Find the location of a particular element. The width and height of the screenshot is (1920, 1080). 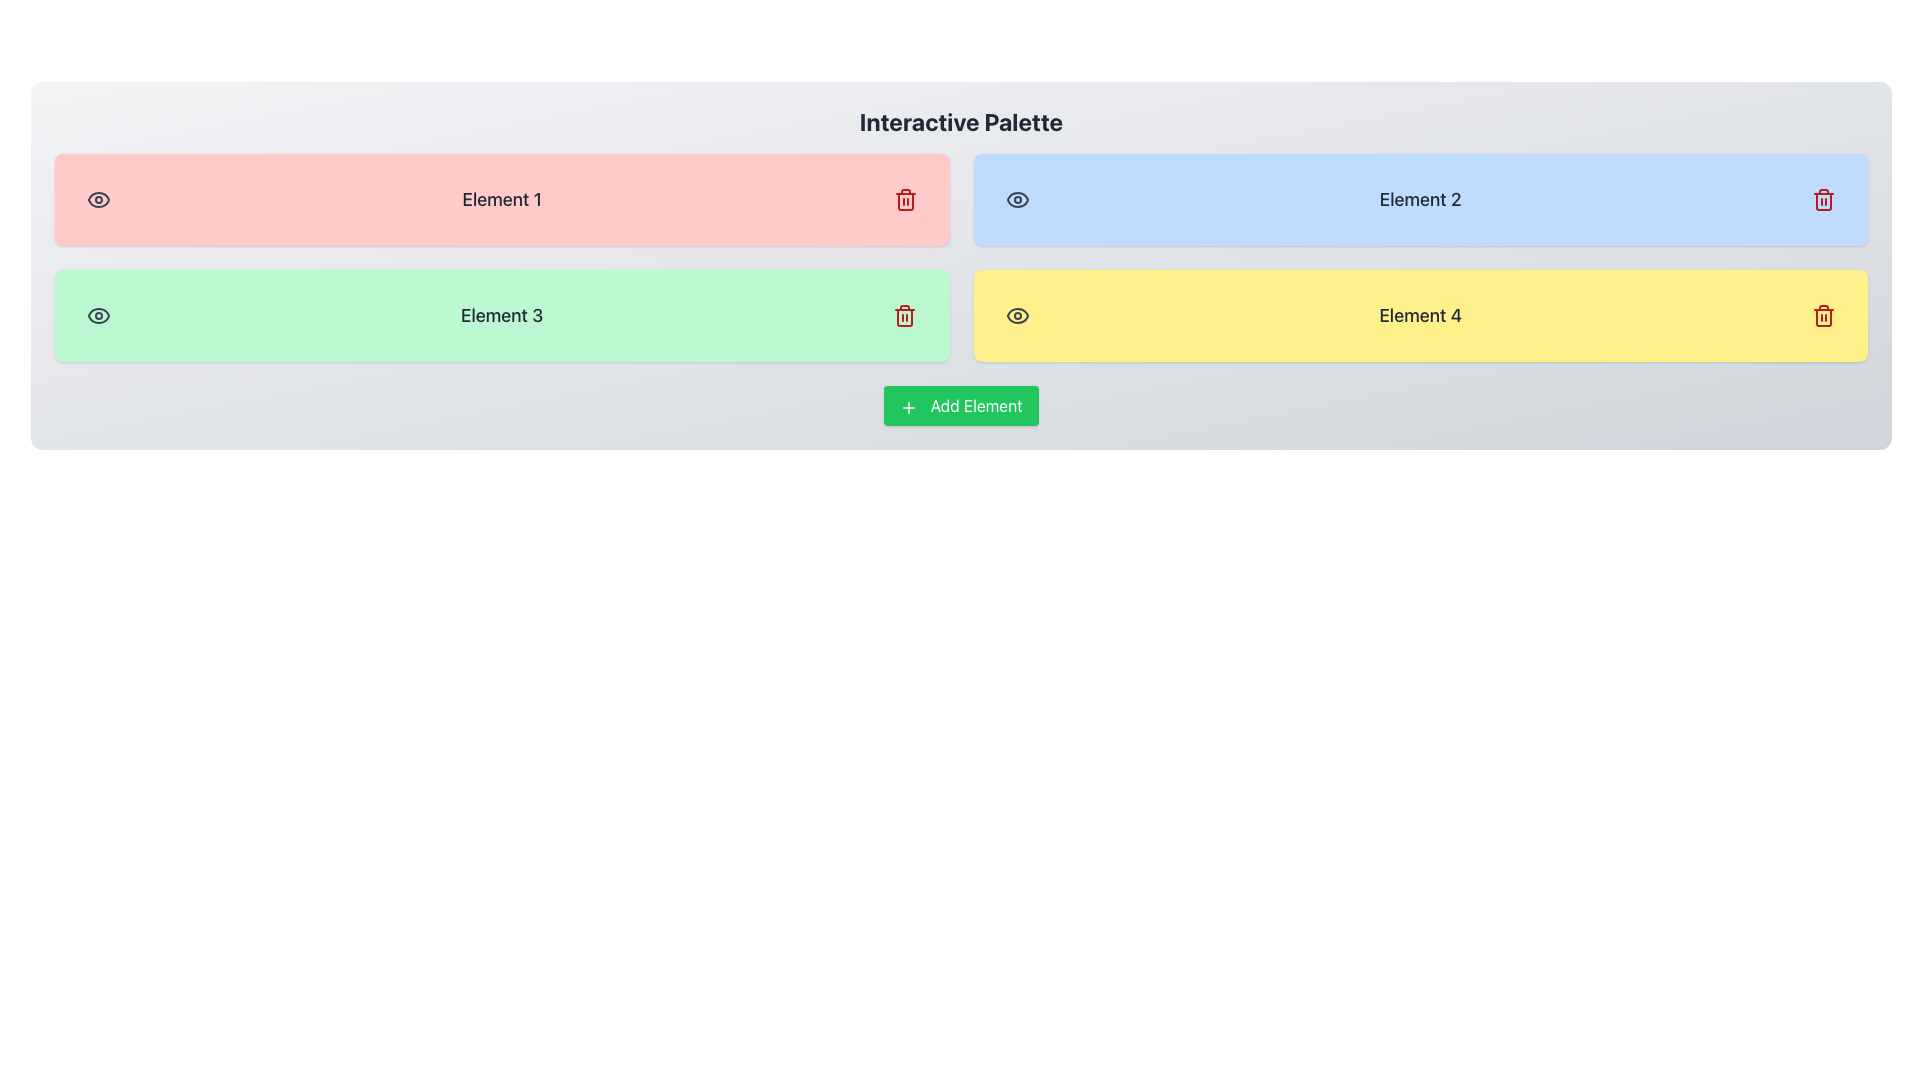

the red trash bin icon located within the rectangular box labeled 'Element 1' is located at coordinates (904, 200).